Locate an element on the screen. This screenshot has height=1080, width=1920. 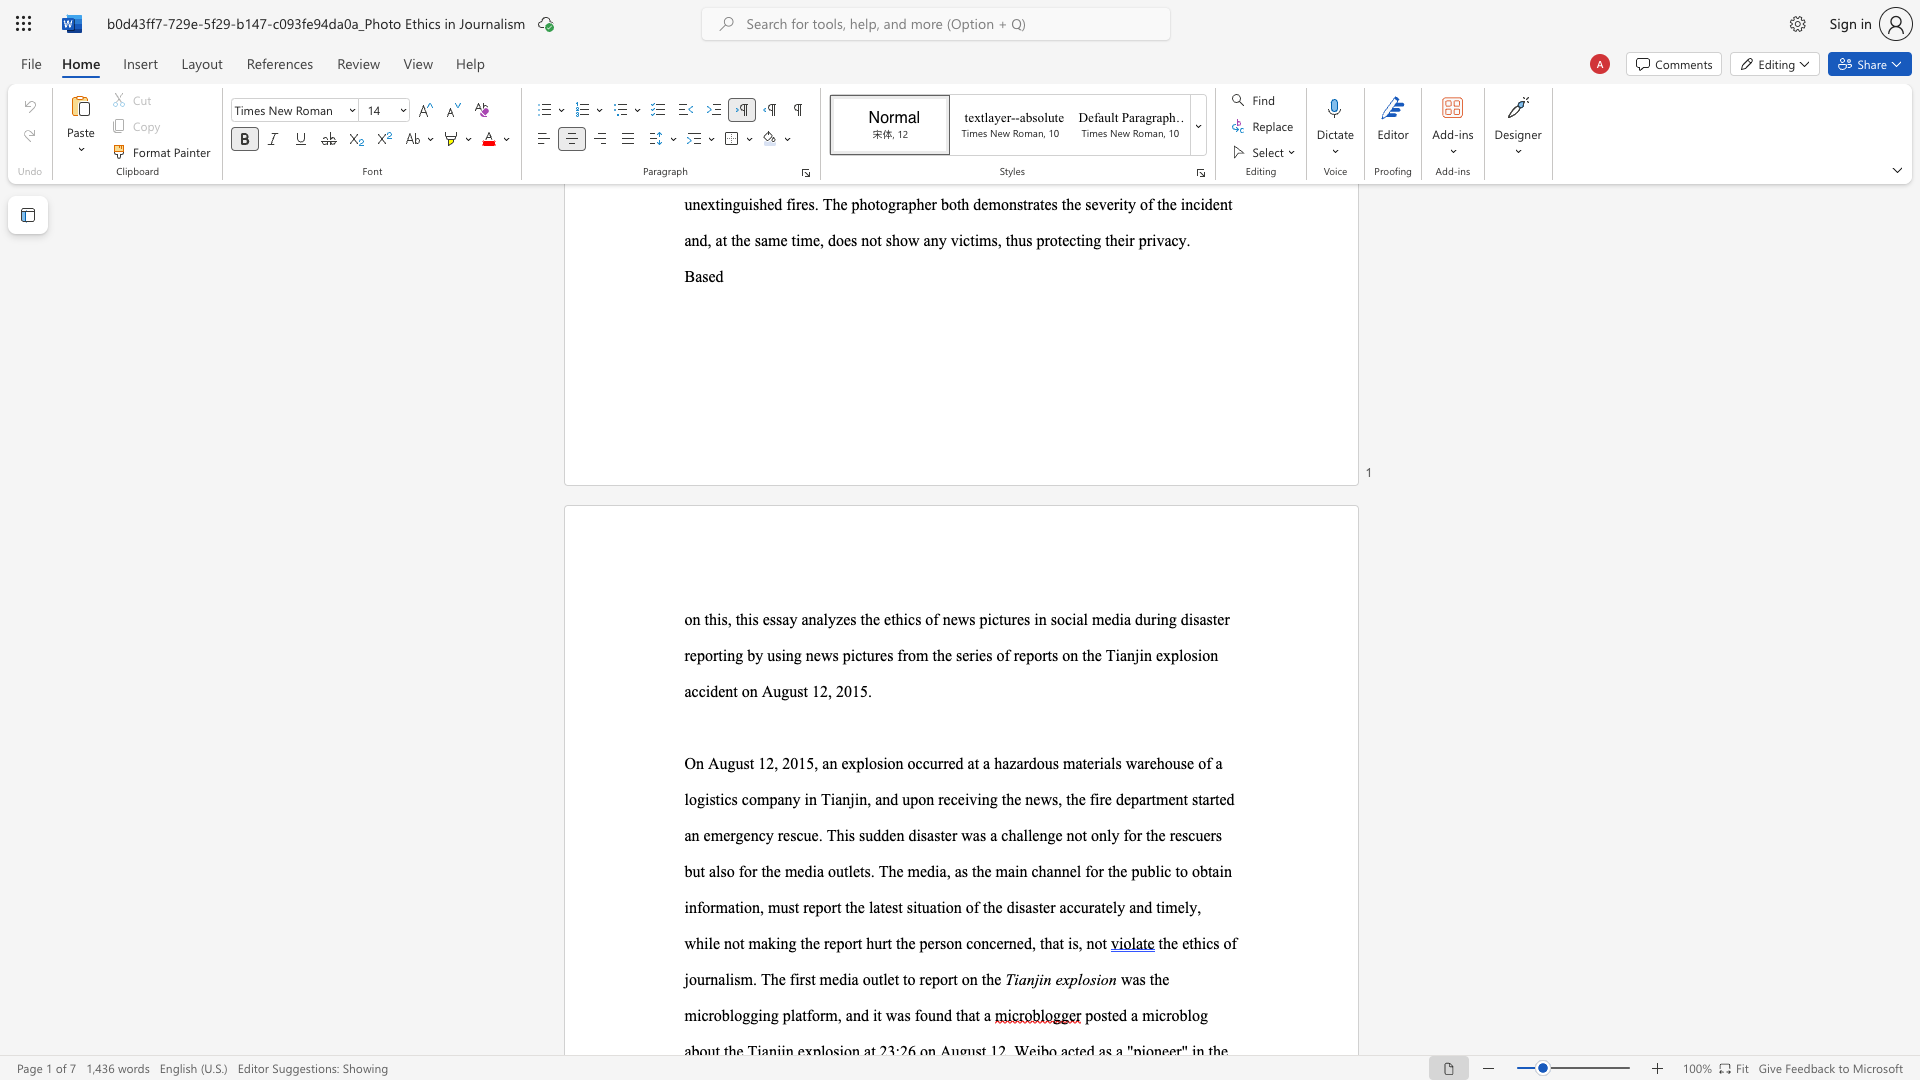
the subset text "t the pers" within the text ", while not making the report hurt the person concerned, that is, not" is located at coordinates (886, 943).